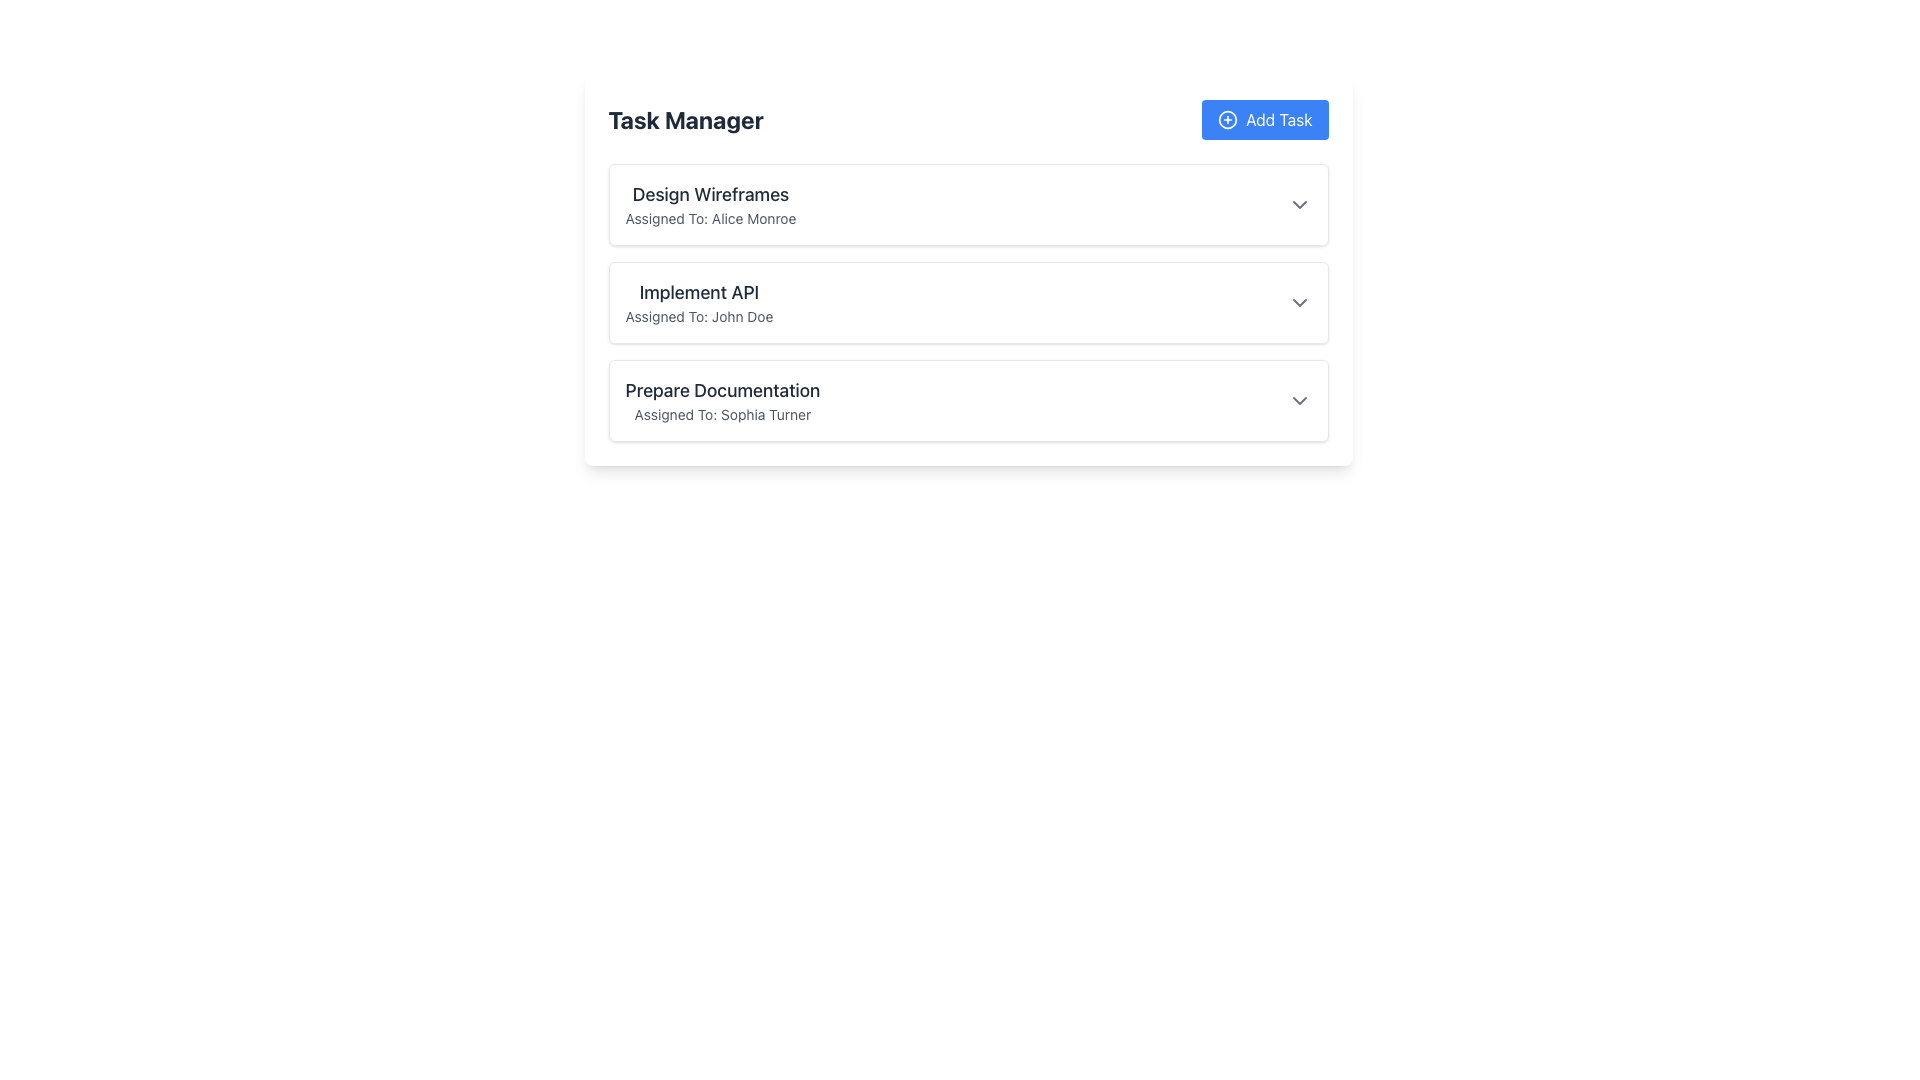 Image resolution: width=1920 pixels, height=1080 pixels. Describe the element at coordinates (968, 401) in the screenshot. I see `the List Item Panel titled 'Prepare Documentation' using the keyboard` at that location.